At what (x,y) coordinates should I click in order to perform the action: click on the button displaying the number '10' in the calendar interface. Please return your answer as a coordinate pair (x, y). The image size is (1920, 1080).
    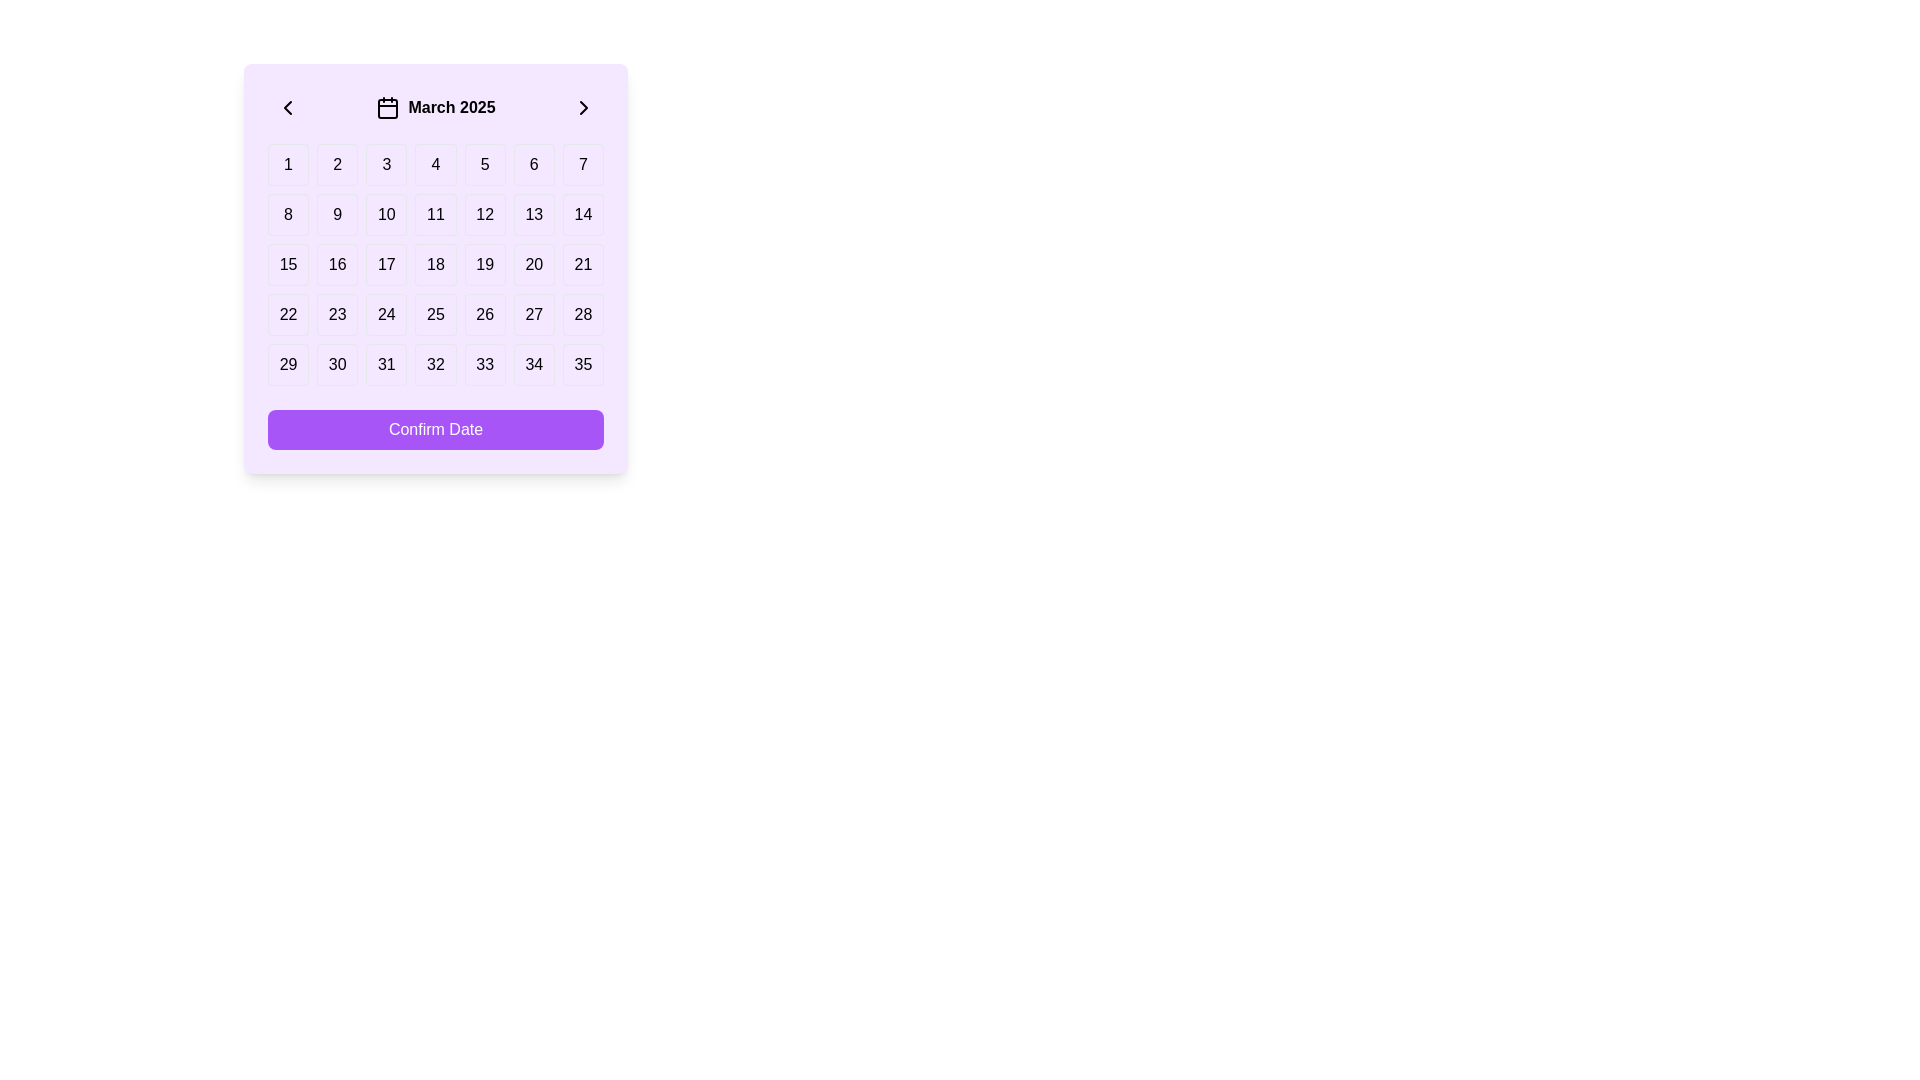
    Looking at the image, I should click on (386, 215).